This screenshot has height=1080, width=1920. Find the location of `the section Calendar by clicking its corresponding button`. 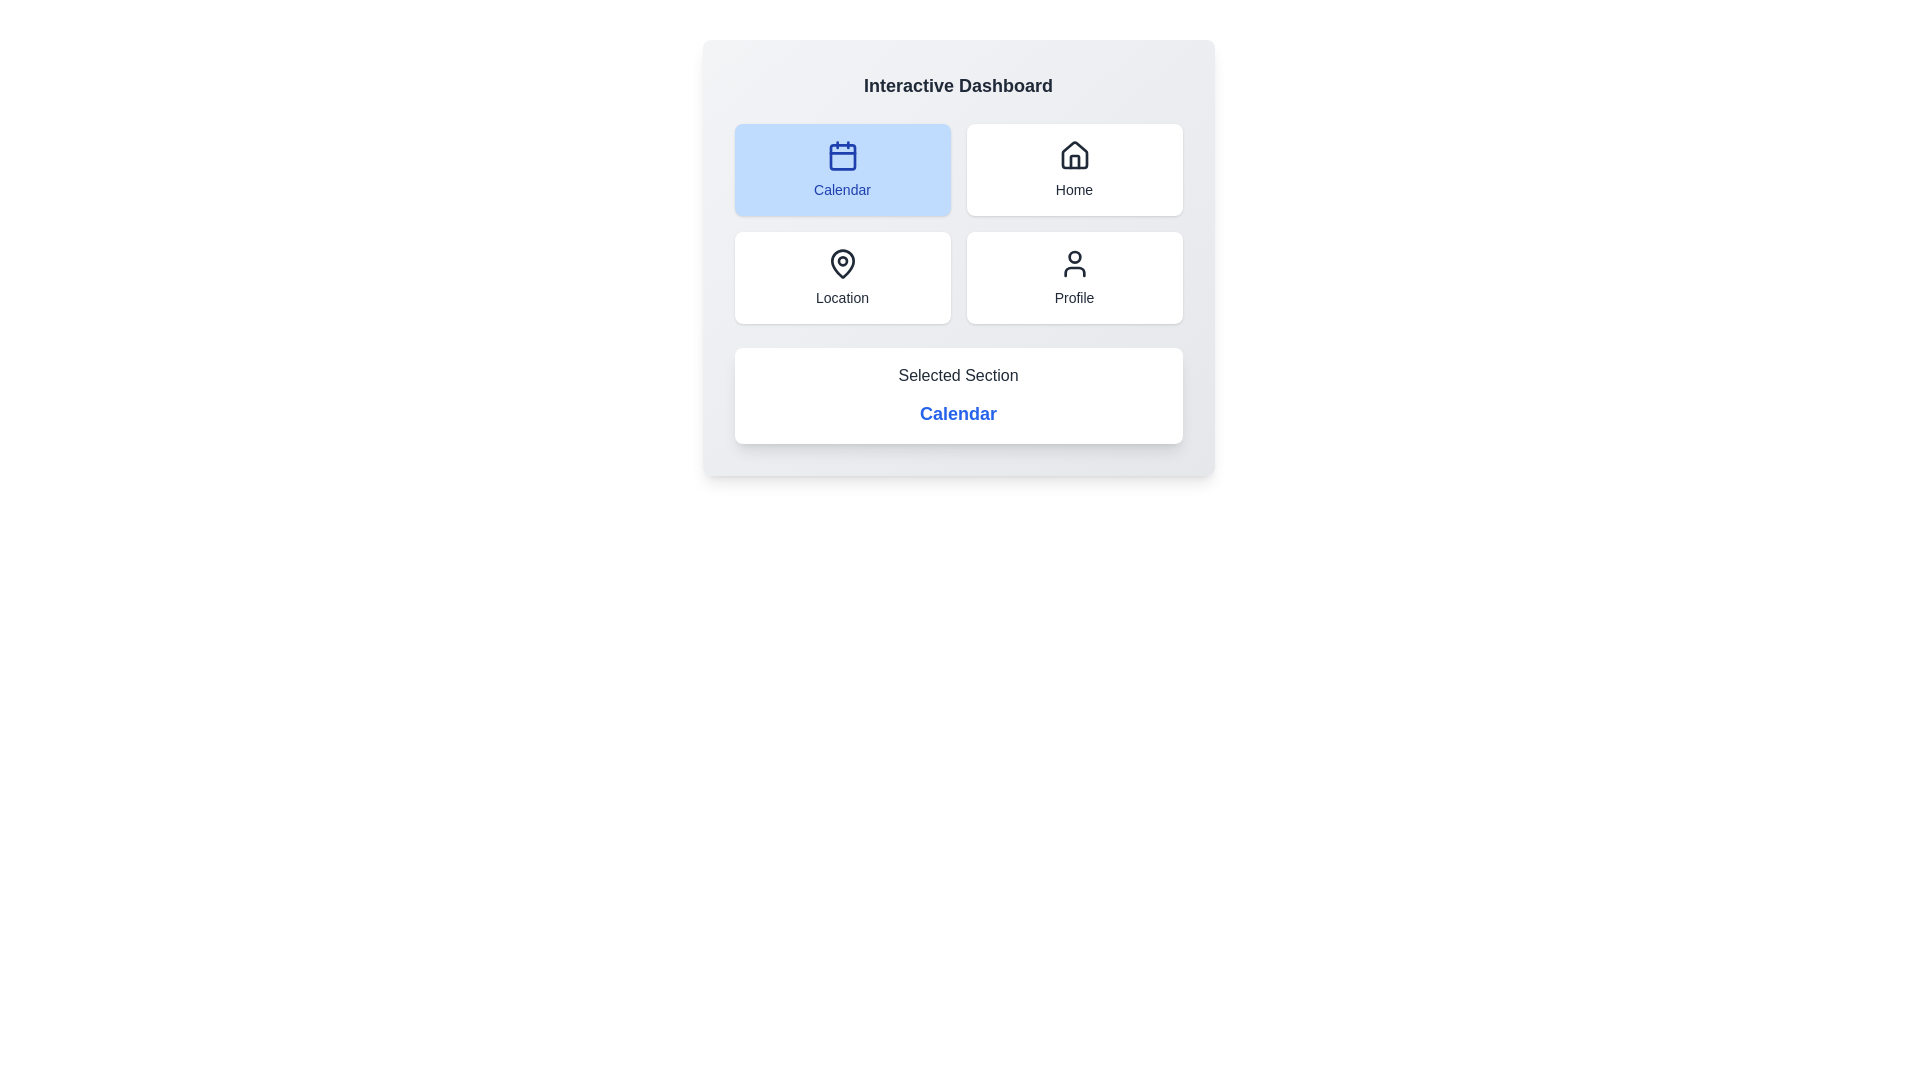

the section Calendar by clicking its corresponding button is located at coordinates (842, 168).